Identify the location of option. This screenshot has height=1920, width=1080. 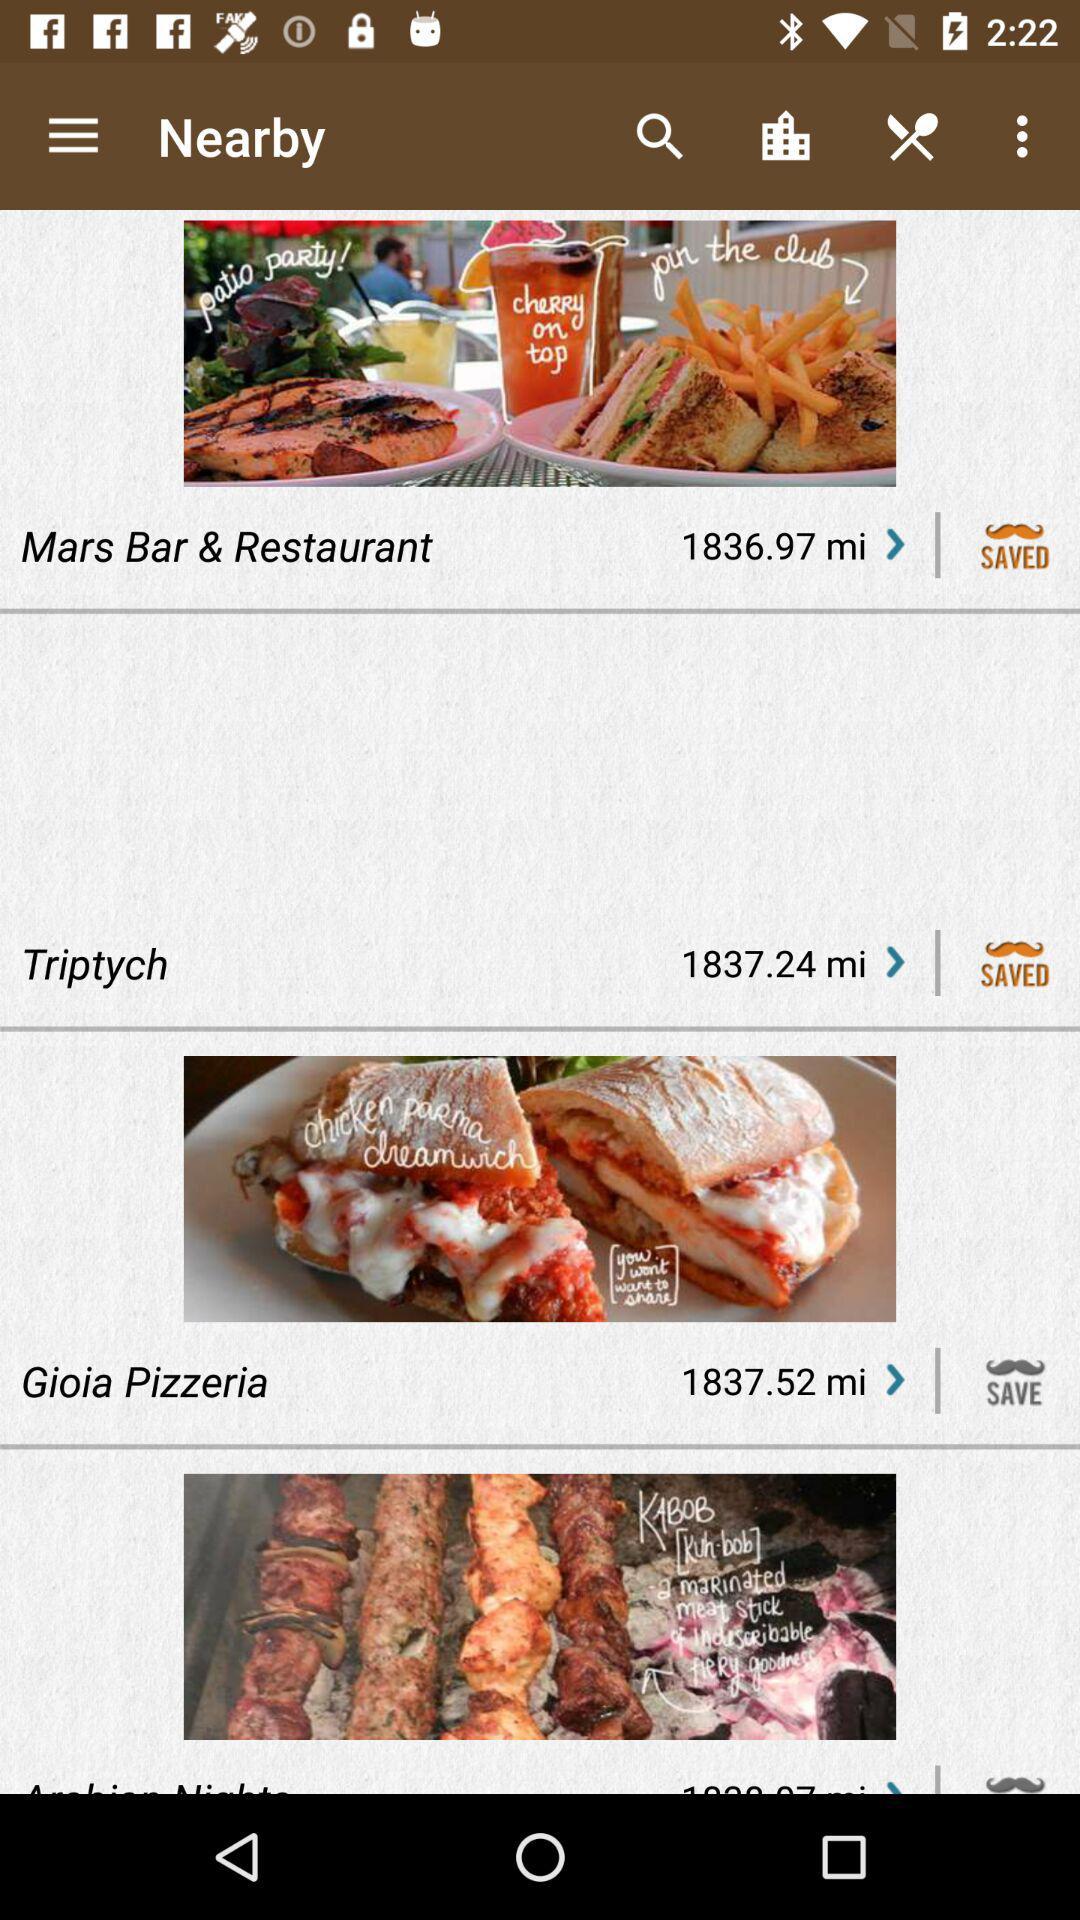
(1015, 963).